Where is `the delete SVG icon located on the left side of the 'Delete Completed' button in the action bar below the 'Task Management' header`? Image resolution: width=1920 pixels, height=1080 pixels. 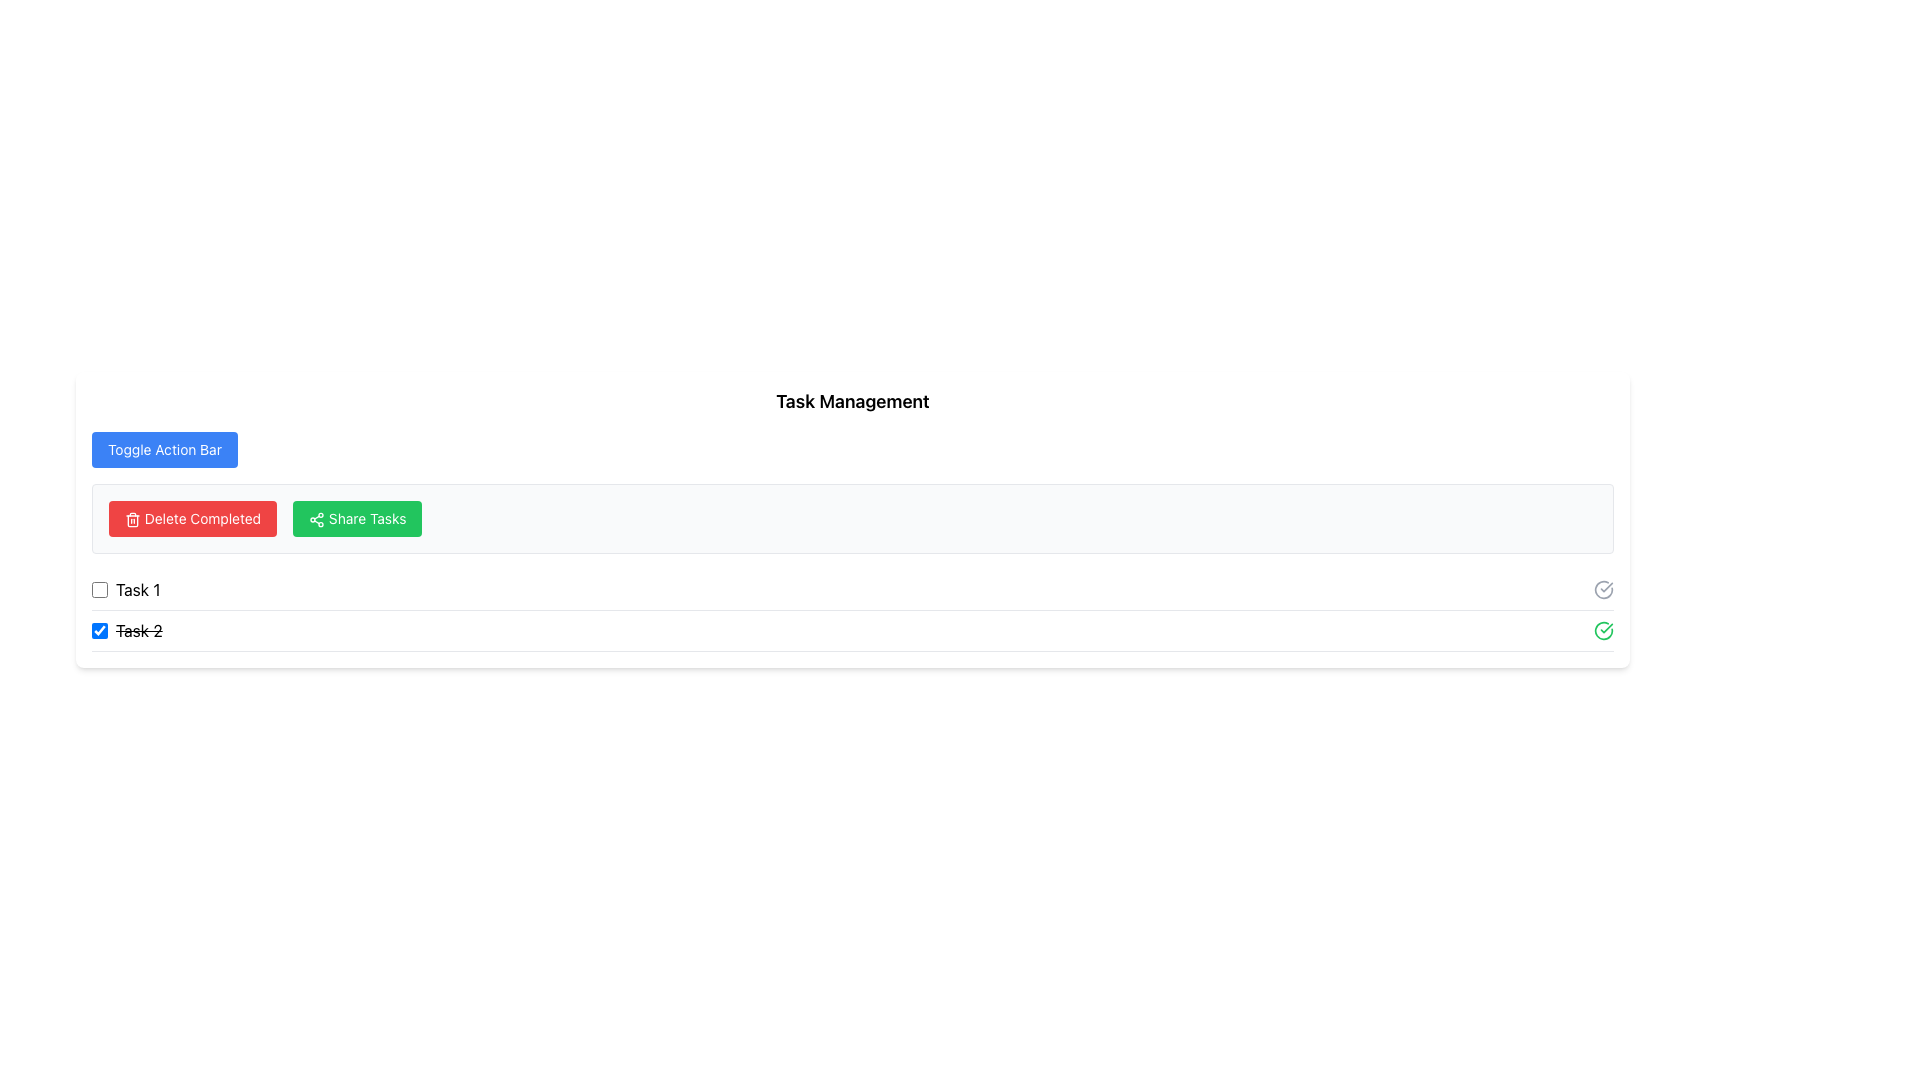 the delete SVG icon located on the left side of the 'Delete Completed' button in the action bar below the 'Task Management' header is located at coordinates (132, 519).